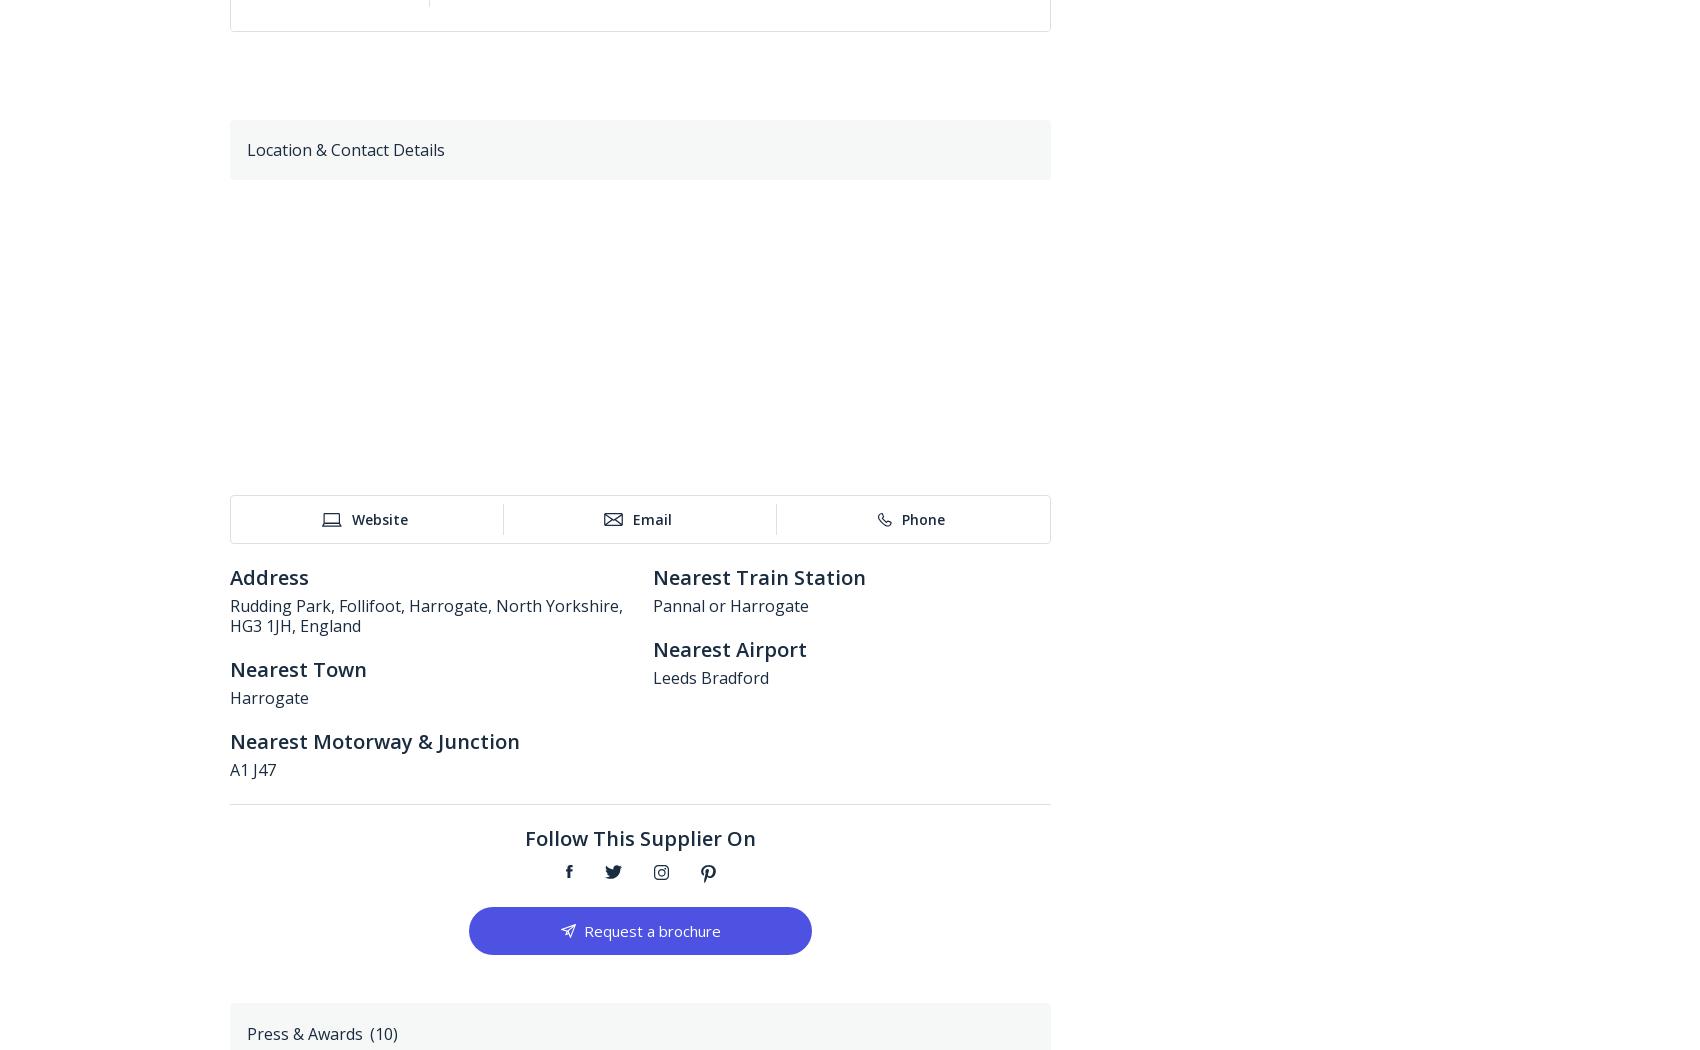 This screenshot has height=1050, width=1700. I want to click on 'Press & Awards', so click(304, 1031).